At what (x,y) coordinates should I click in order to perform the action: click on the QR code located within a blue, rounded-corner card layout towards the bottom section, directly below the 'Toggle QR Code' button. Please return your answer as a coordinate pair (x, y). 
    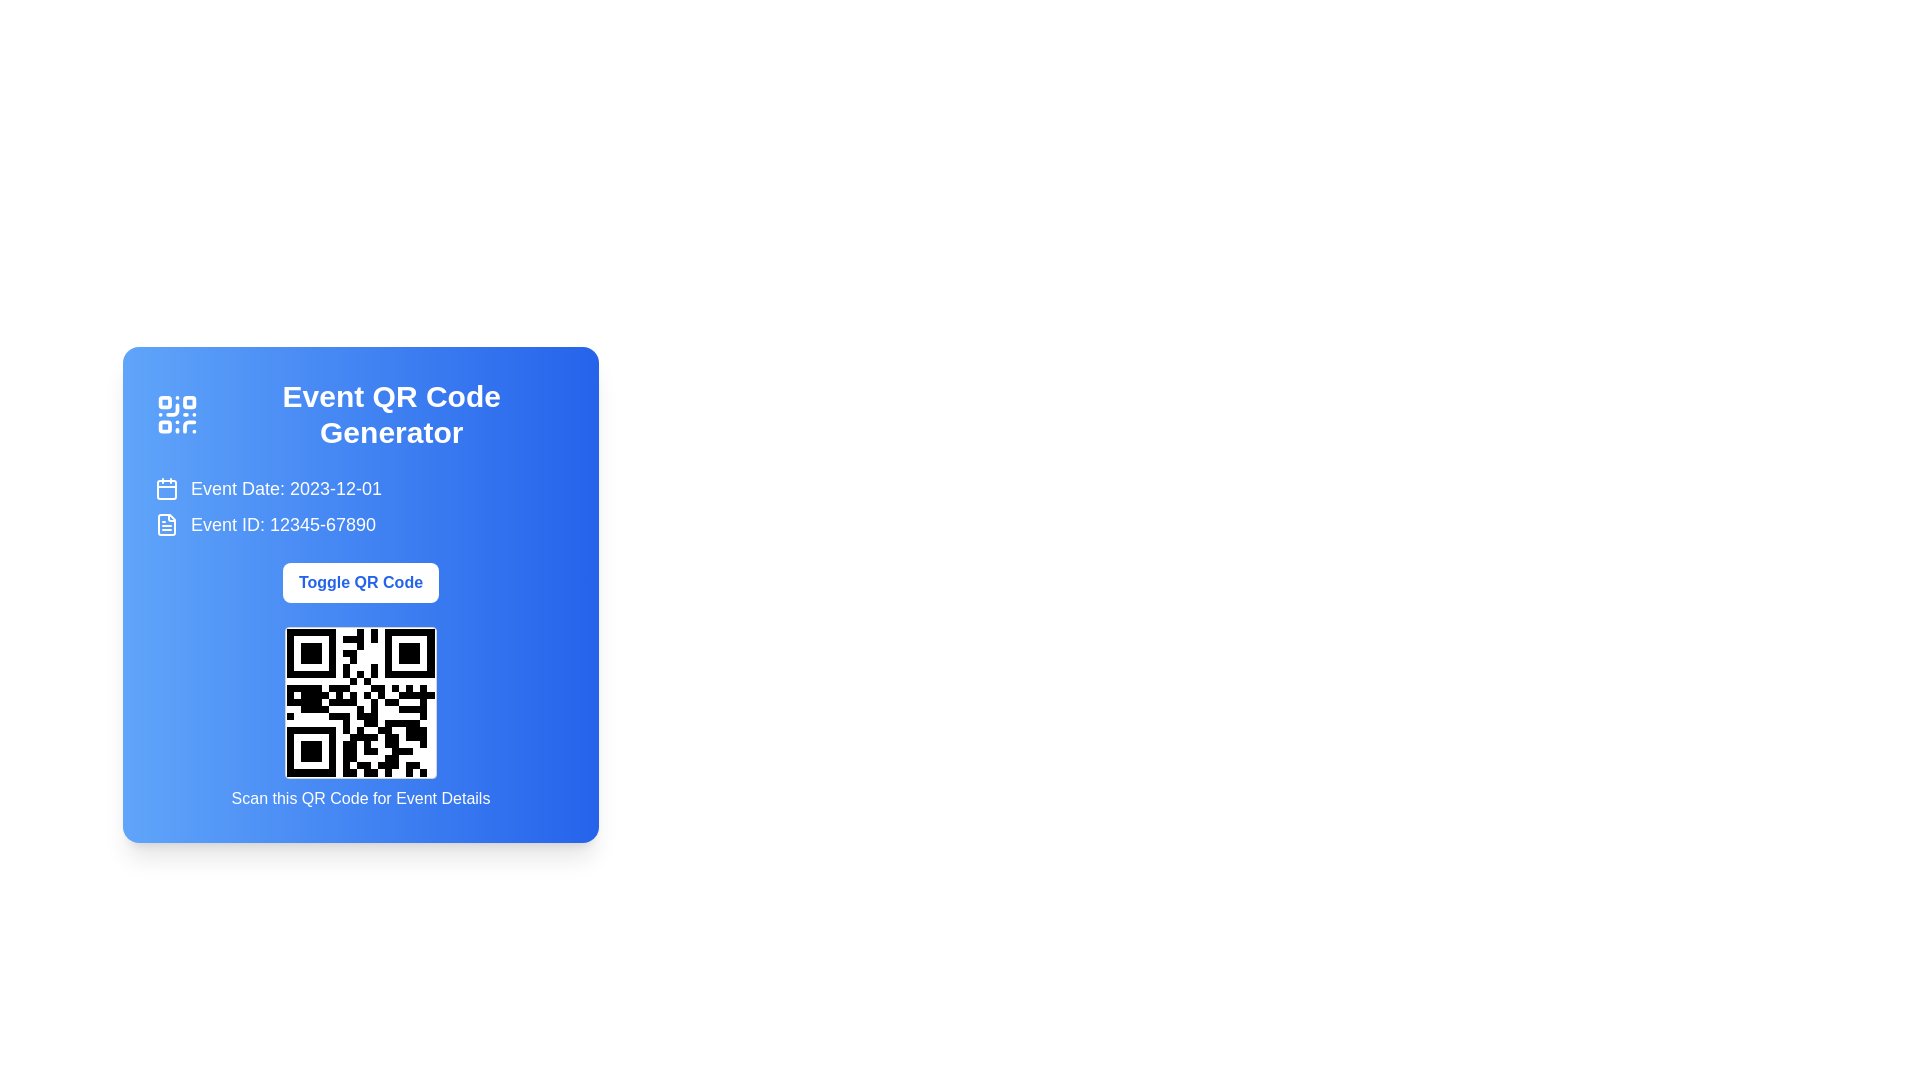
    Looking at the image, I should click on (360, 717).